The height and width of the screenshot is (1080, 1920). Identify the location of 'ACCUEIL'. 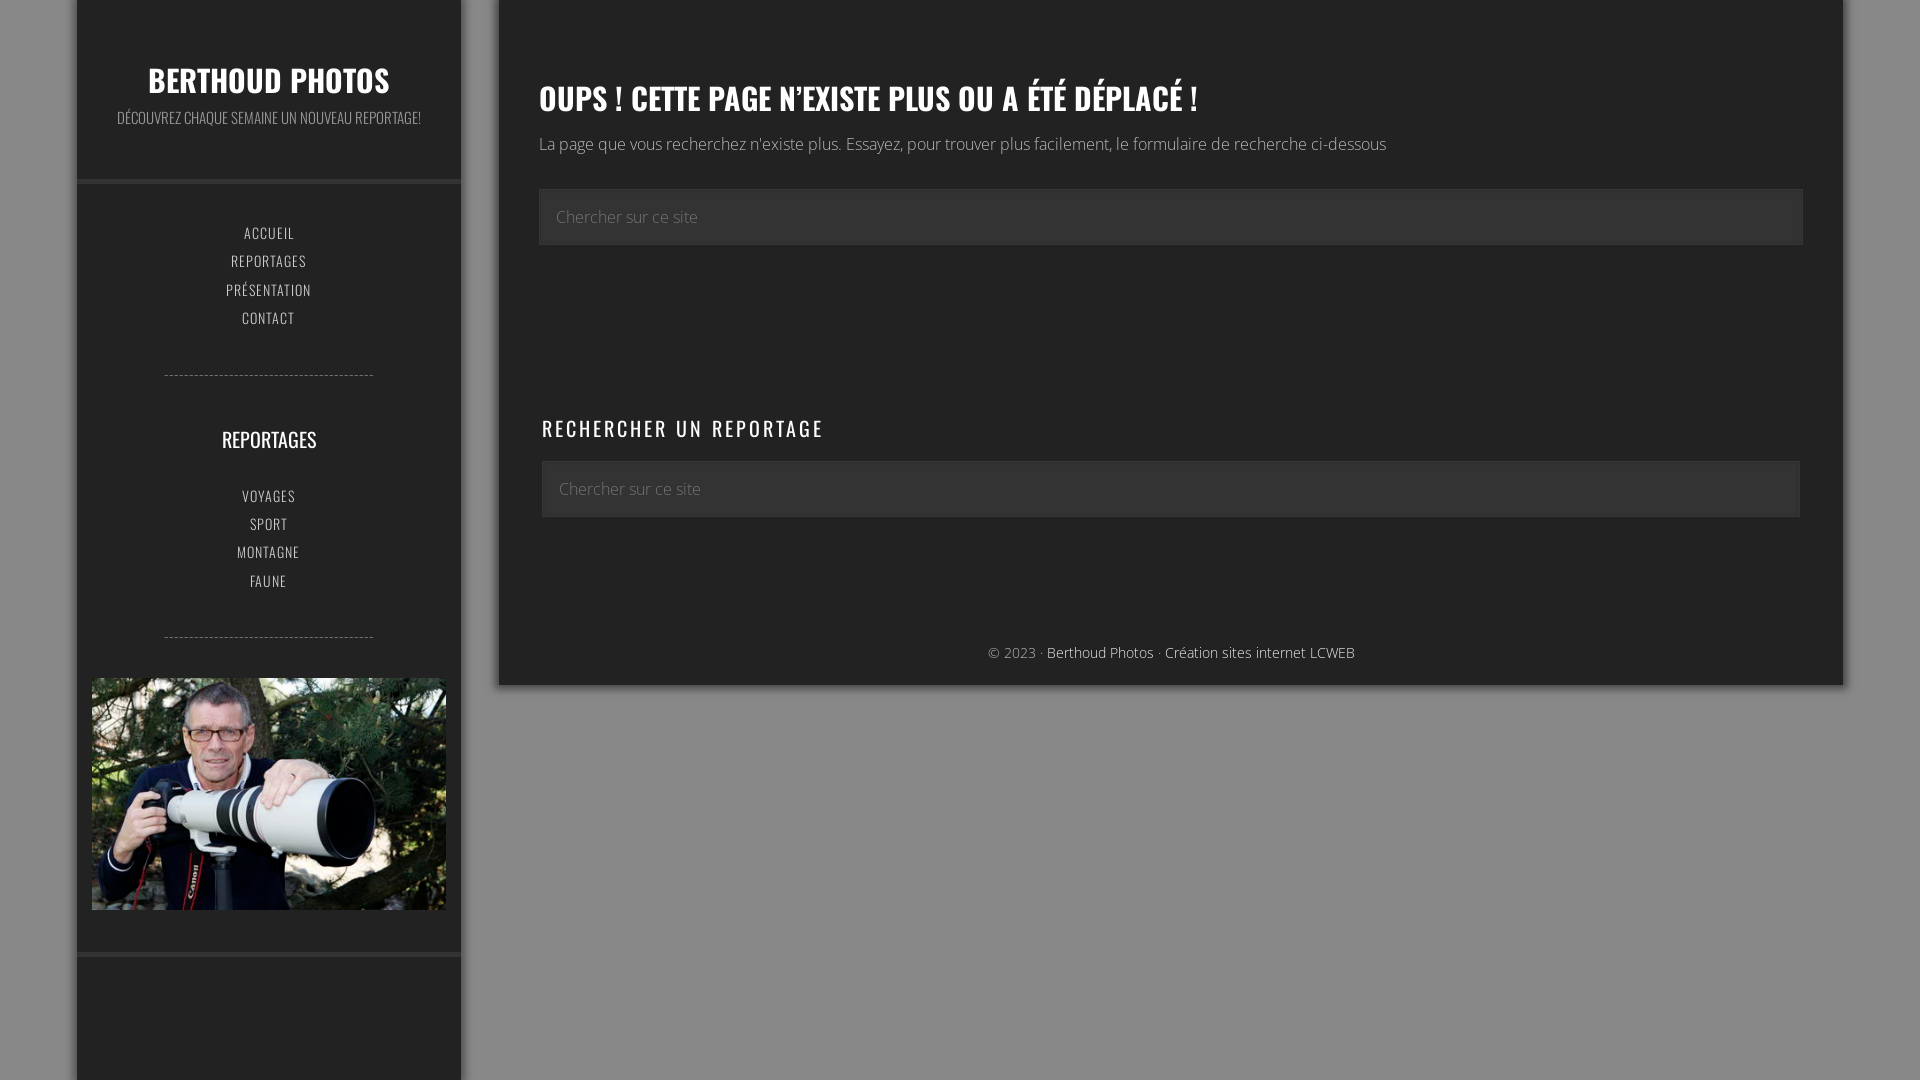
(267, 231).